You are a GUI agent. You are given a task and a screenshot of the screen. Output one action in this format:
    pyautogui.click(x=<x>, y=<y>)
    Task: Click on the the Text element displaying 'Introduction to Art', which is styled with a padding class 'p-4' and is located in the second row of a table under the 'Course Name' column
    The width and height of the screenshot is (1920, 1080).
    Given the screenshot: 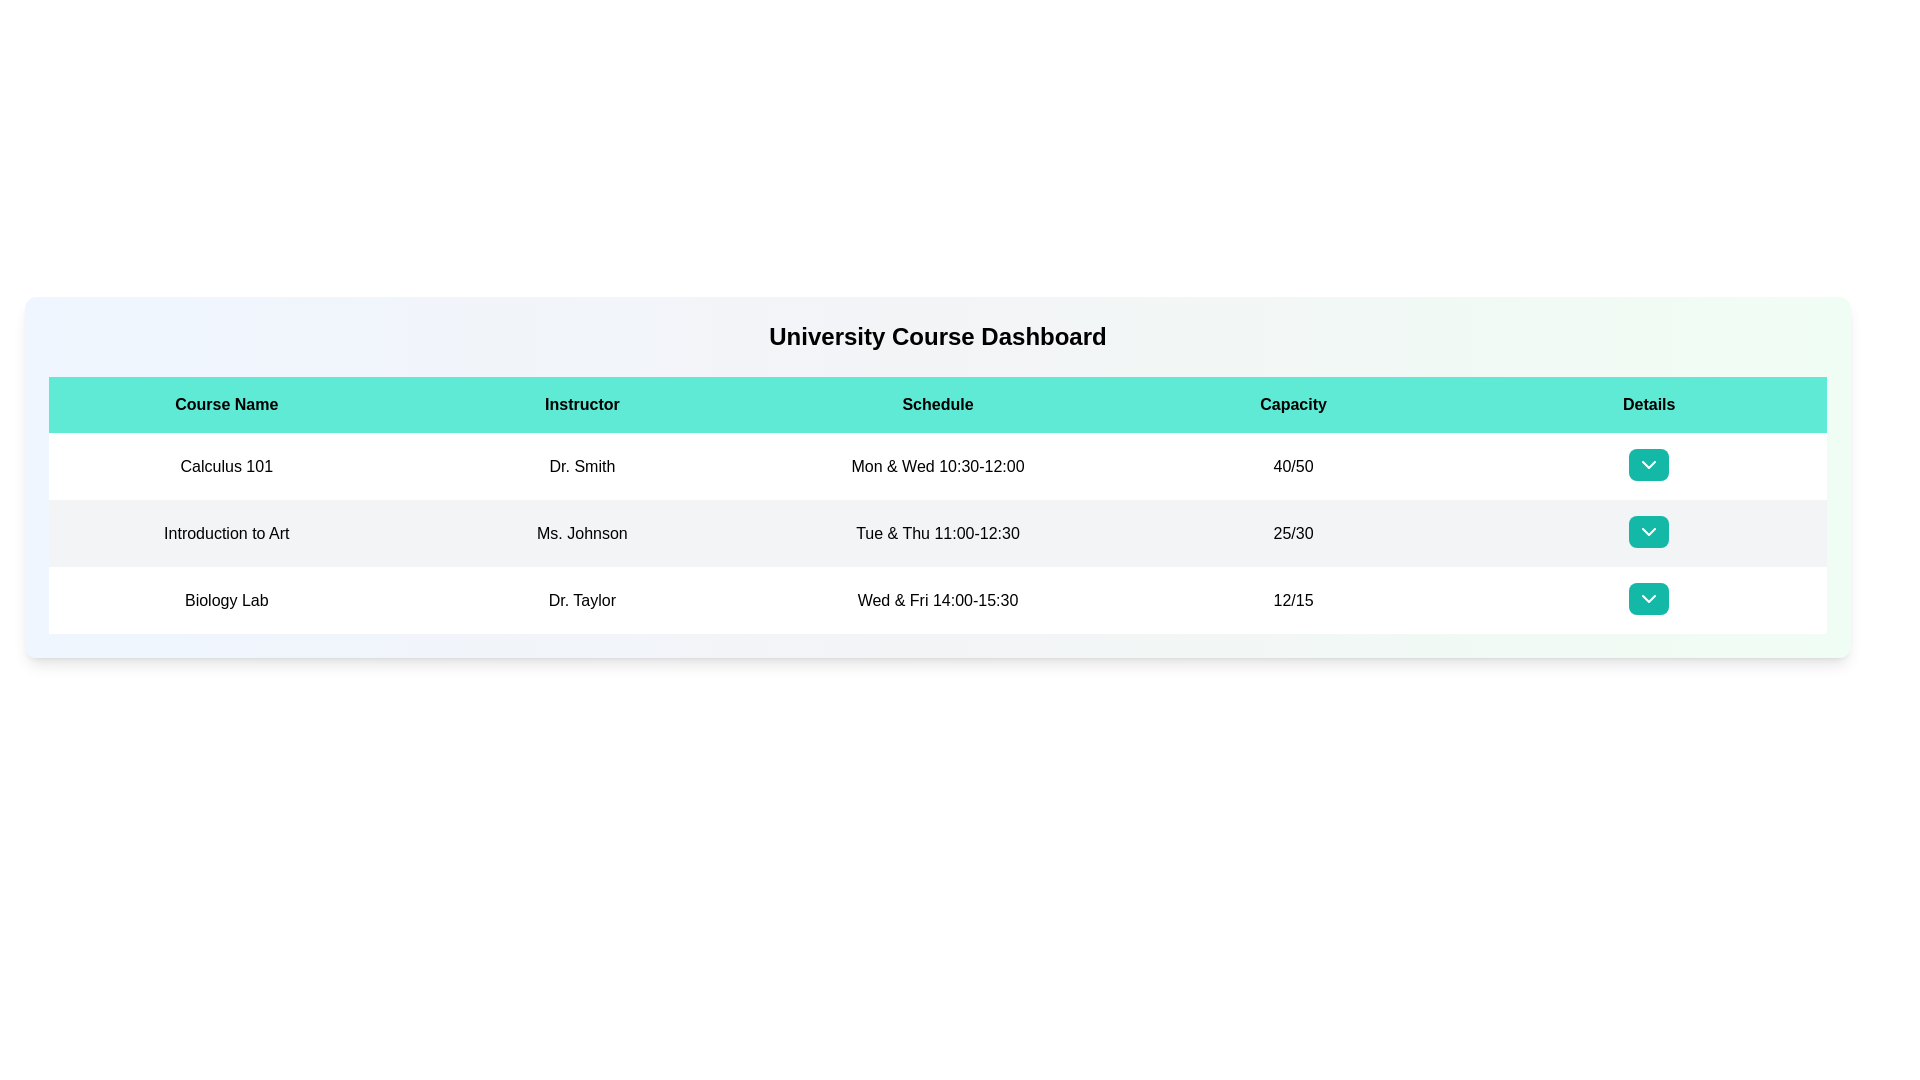 What is the action you would take?
    pyautogui.click(x=226, y=532)
    